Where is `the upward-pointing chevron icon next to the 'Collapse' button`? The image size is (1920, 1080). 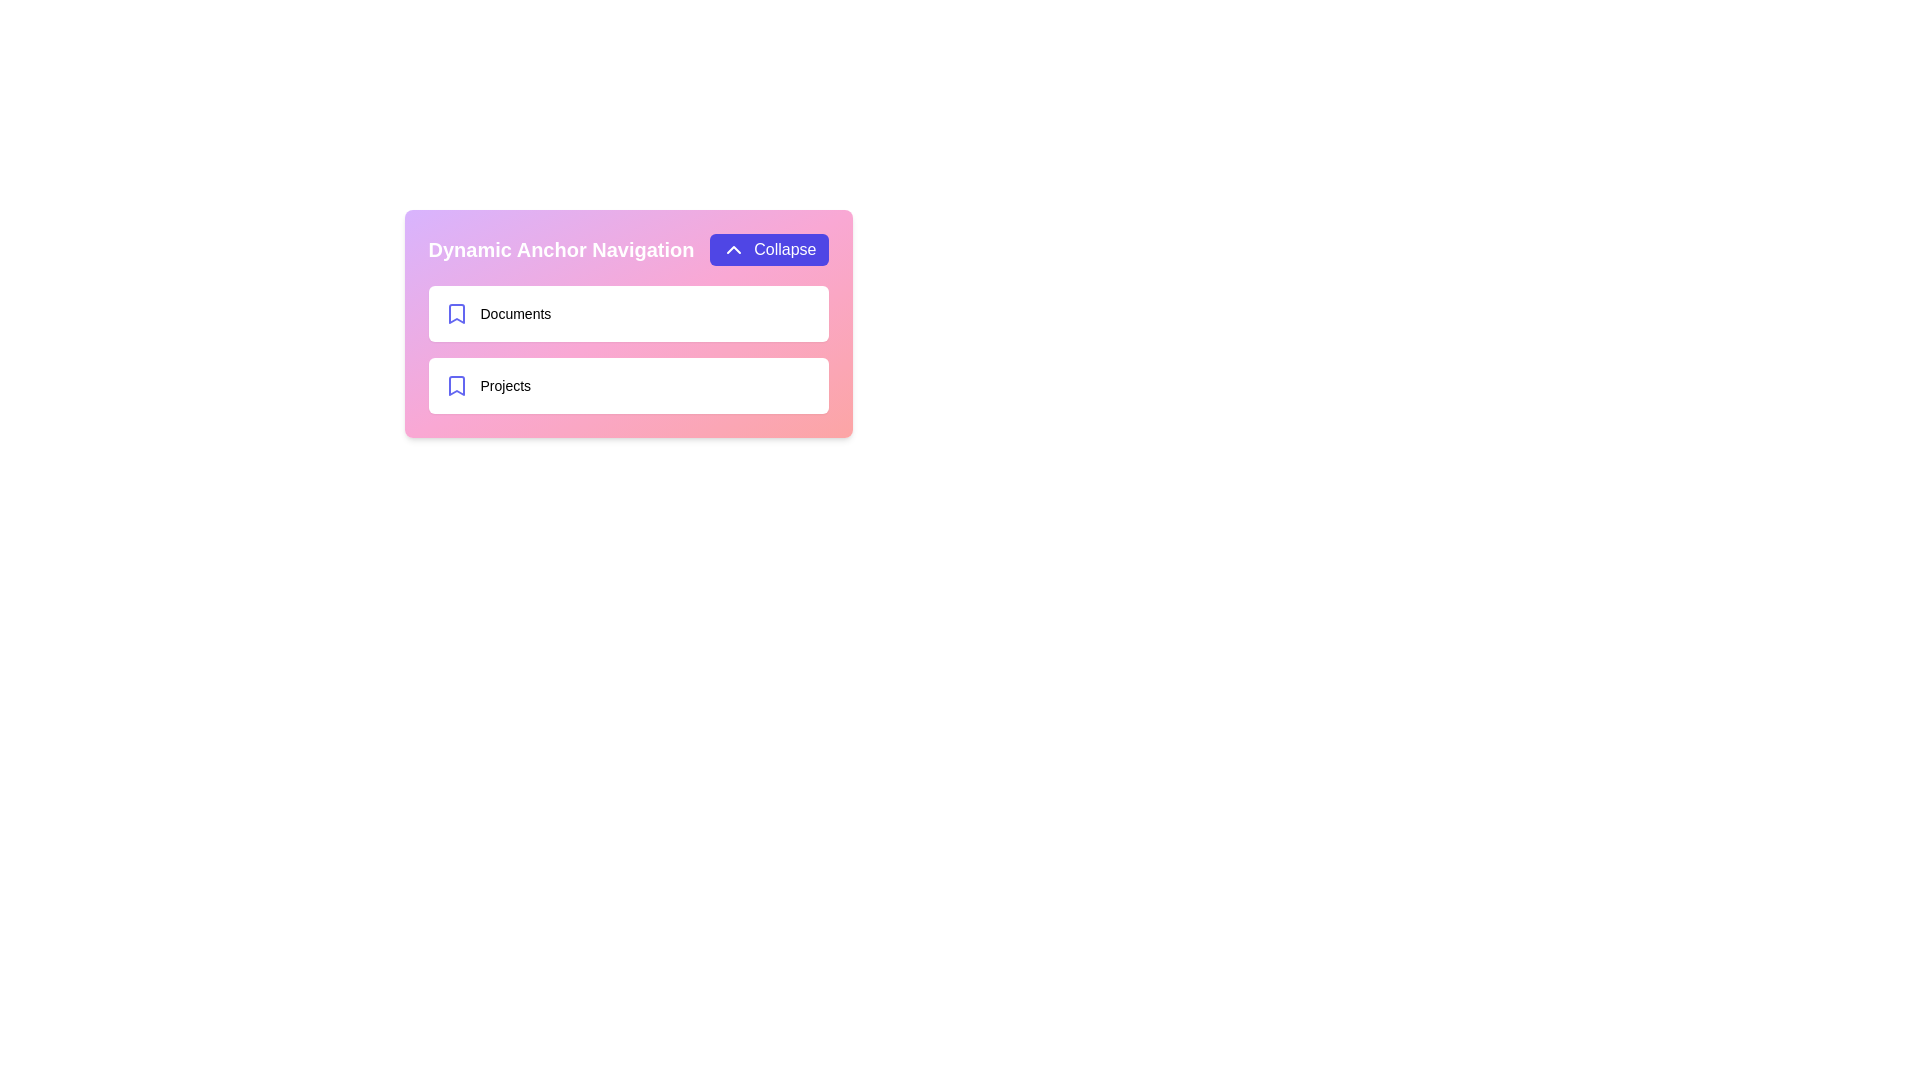
the upward-pointing chevron icon next to the 'Collapse' button is located at coordinates (733, 249).